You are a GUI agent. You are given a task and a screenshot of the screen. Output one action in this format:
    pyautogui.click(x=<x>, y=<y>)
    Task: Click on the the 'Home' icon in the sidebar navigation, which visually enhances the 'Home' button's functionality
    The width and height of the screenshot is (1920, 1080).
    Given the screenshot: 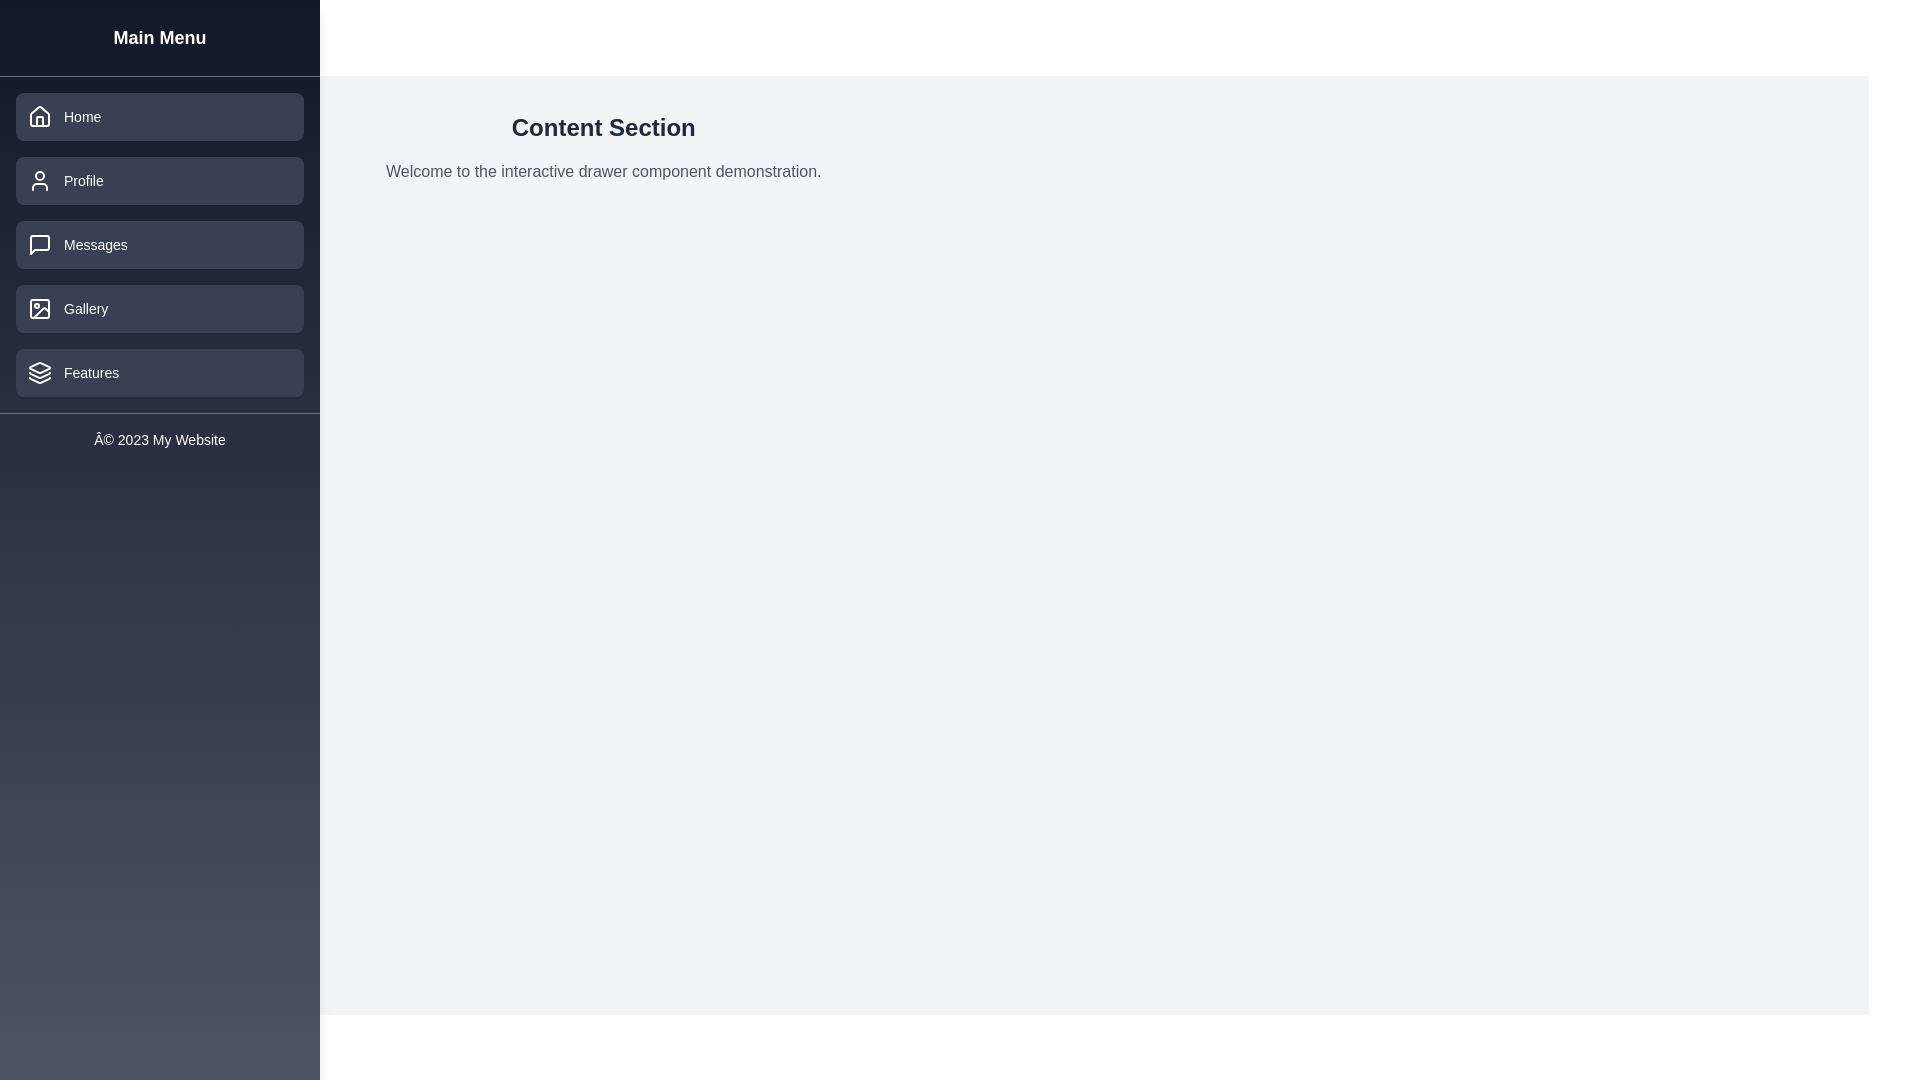 What is the action you would take?
    pyautogui.click(x=39, y=116)
    